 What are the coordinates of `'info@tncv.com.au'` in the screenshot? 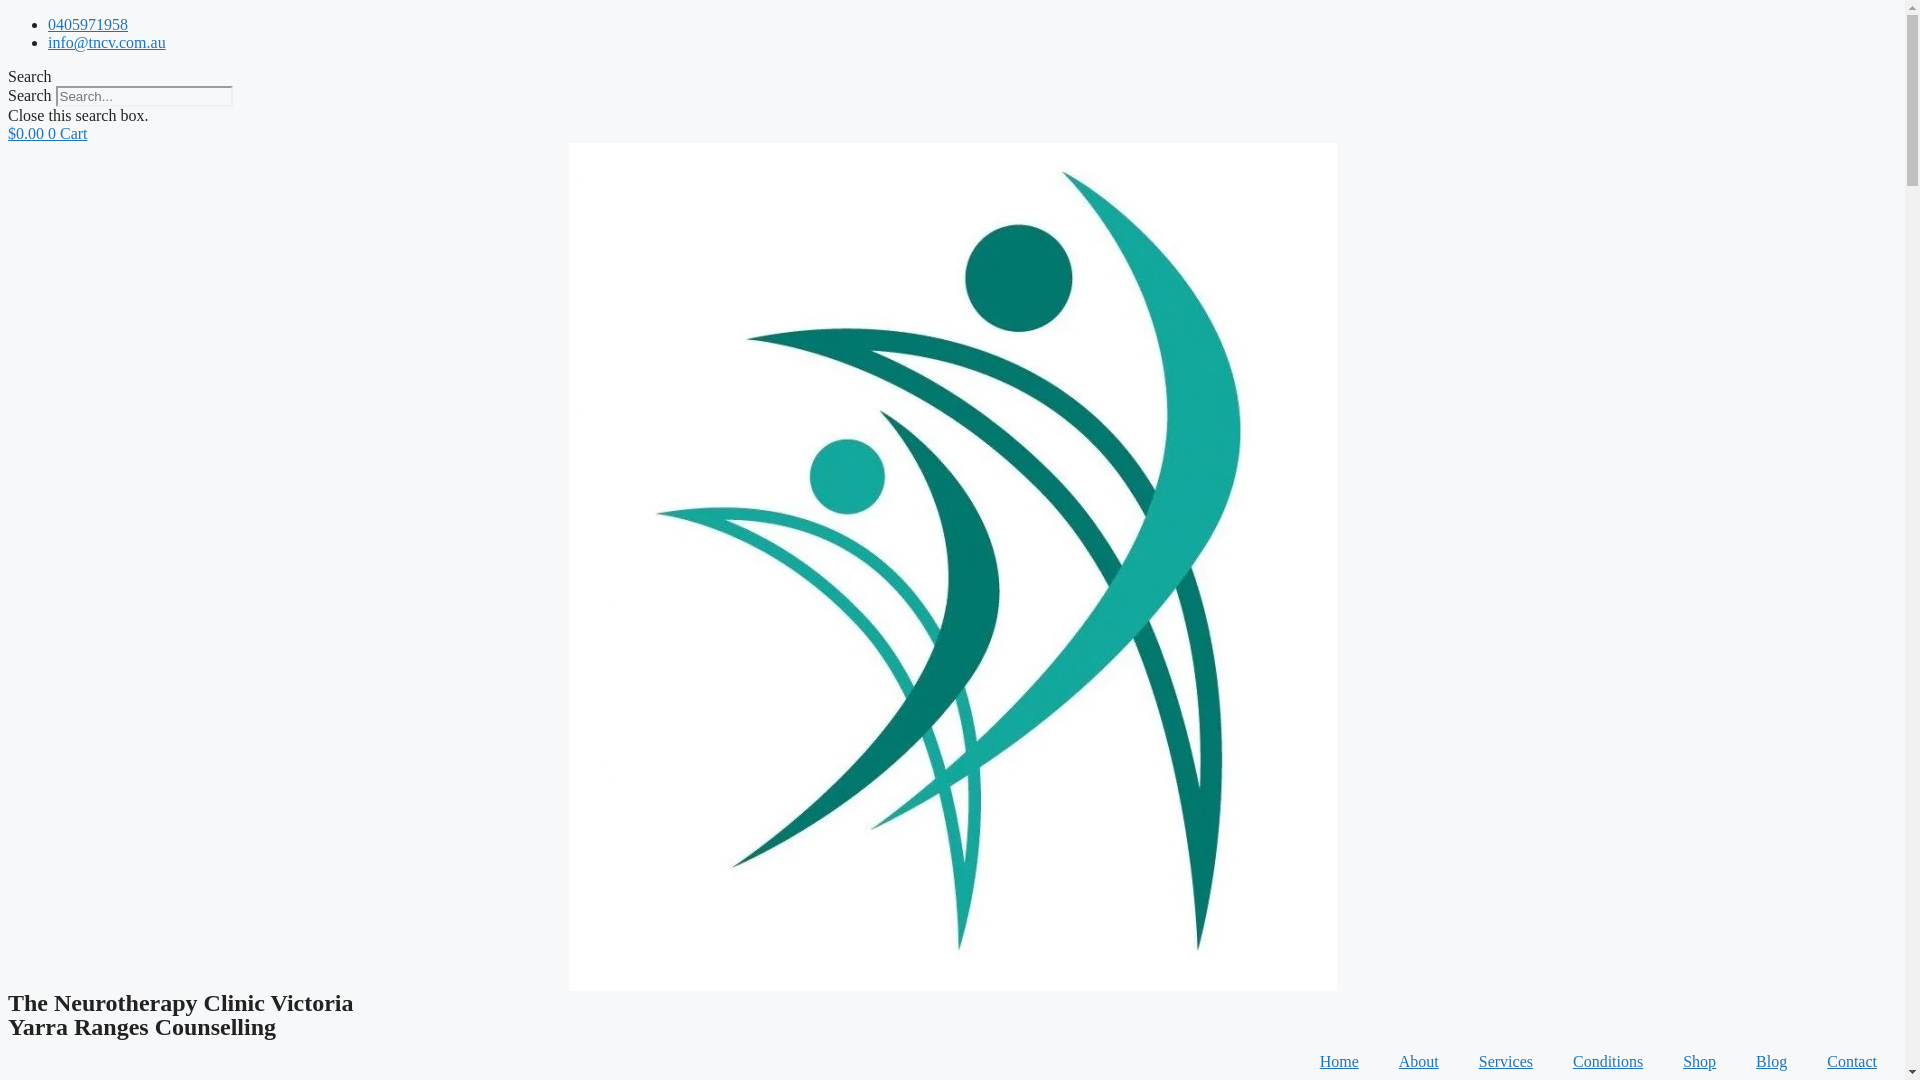 It's located at (48, 42).